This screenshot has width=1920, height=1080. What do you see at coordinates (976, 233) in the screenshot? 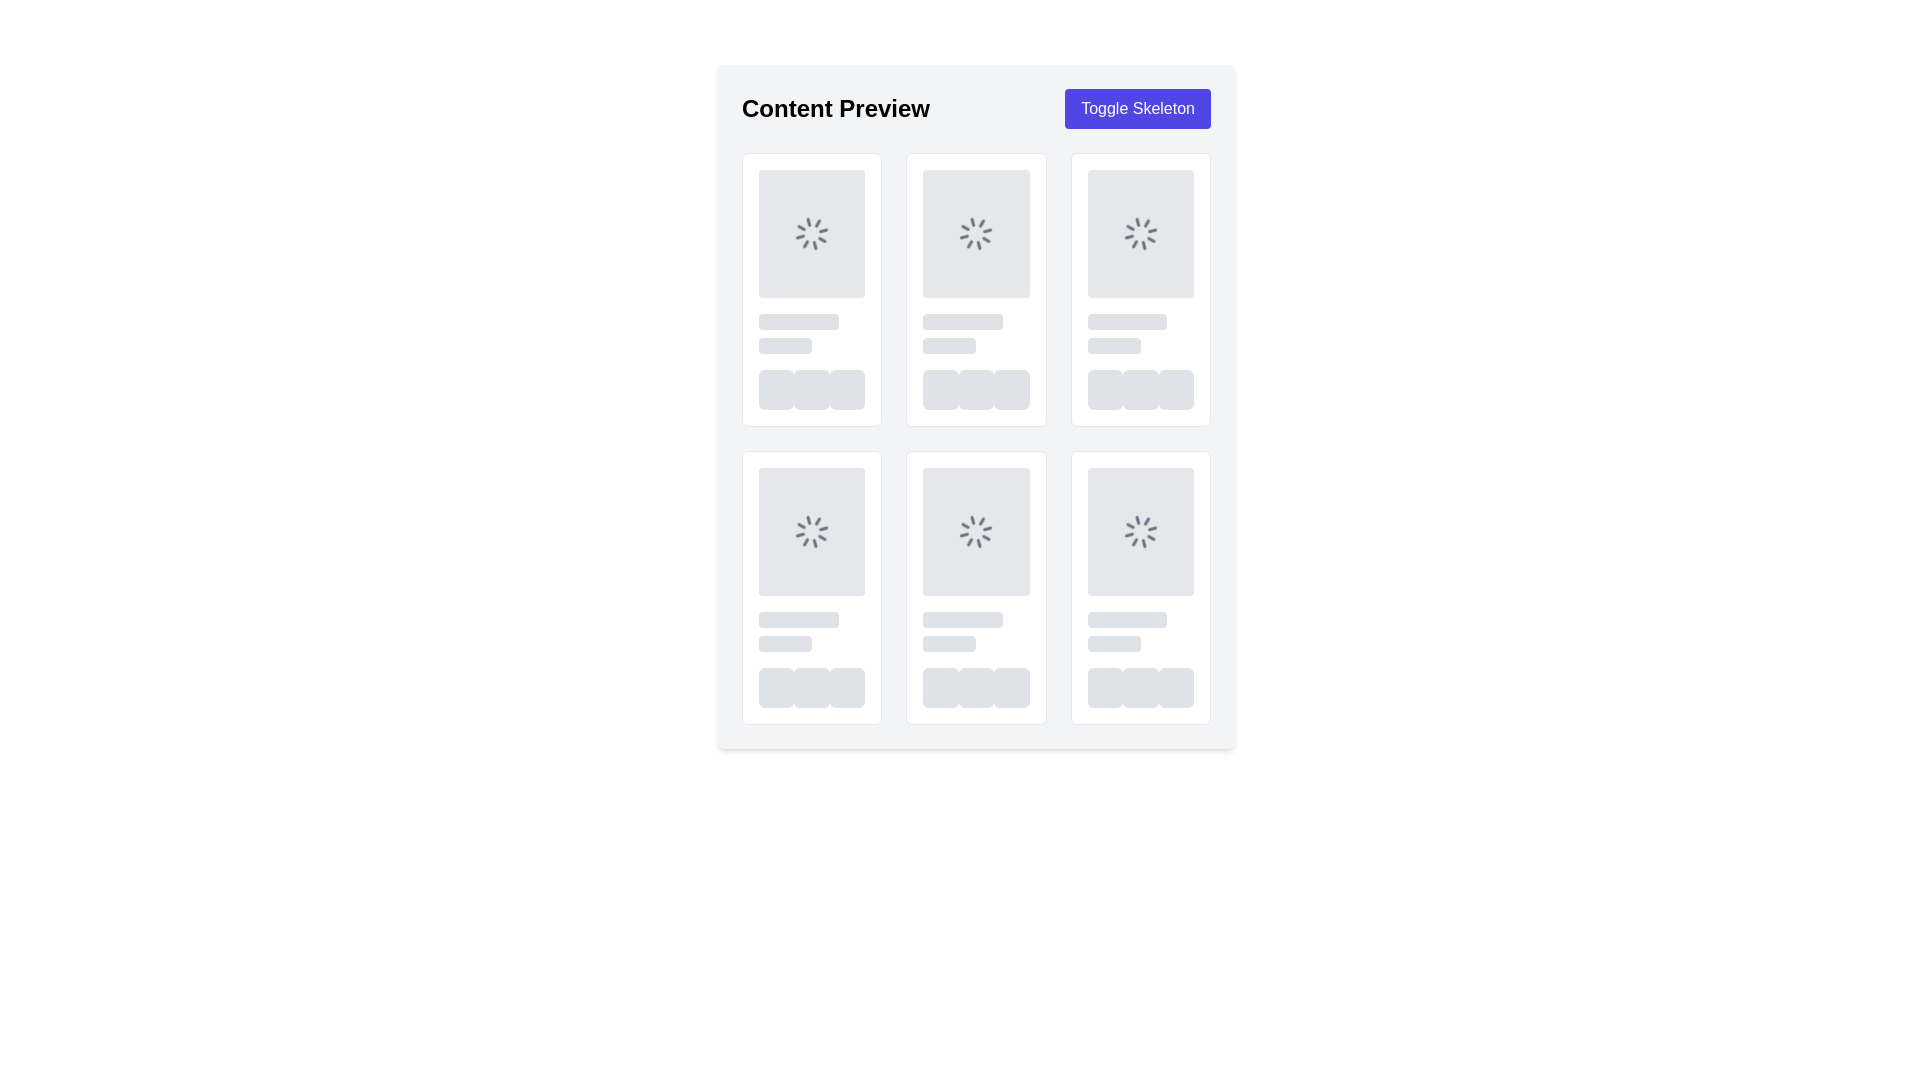
I see `the spinning loader icon, which is a circular gray icon used as a loading indicator, located at the center of the second card in the first row of a grid layout` at bounding box center [976, 233].